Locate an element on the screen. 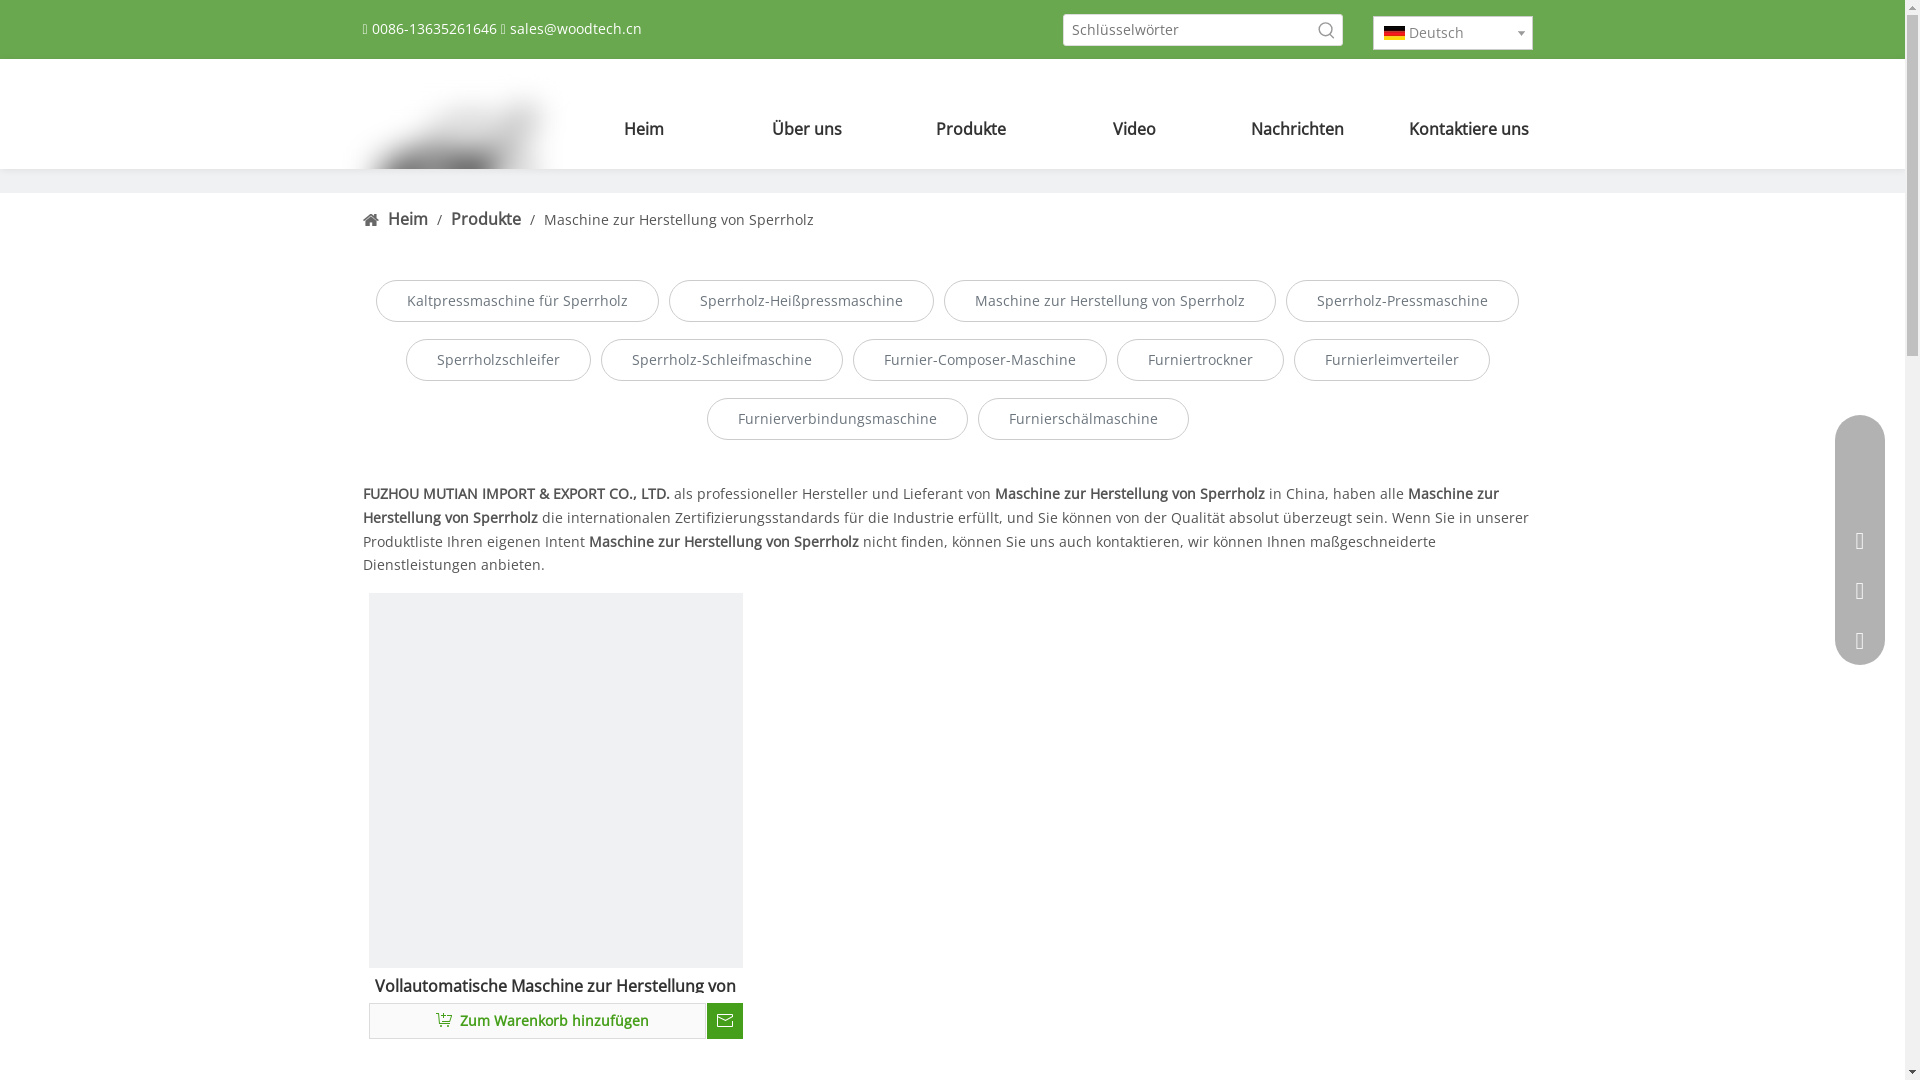 Image resolution: width=1920 pixels, height=1080 pixels. 'Sperrholzschleifer' is located at coordinates (498, 358).